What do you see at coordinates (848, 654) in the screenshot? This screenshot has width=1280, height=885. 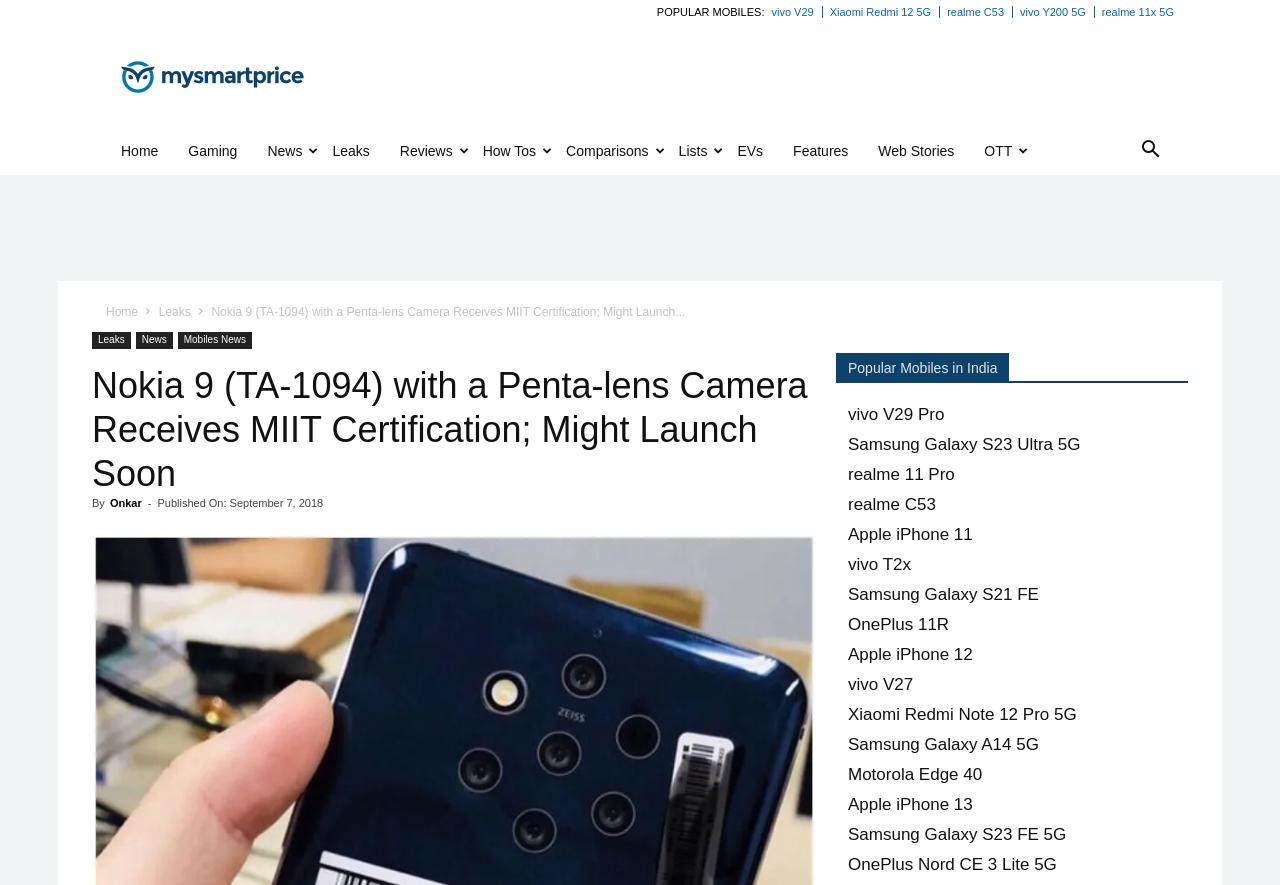 I see `'Apple iPhone 12'` at bounding box center [848, 654].